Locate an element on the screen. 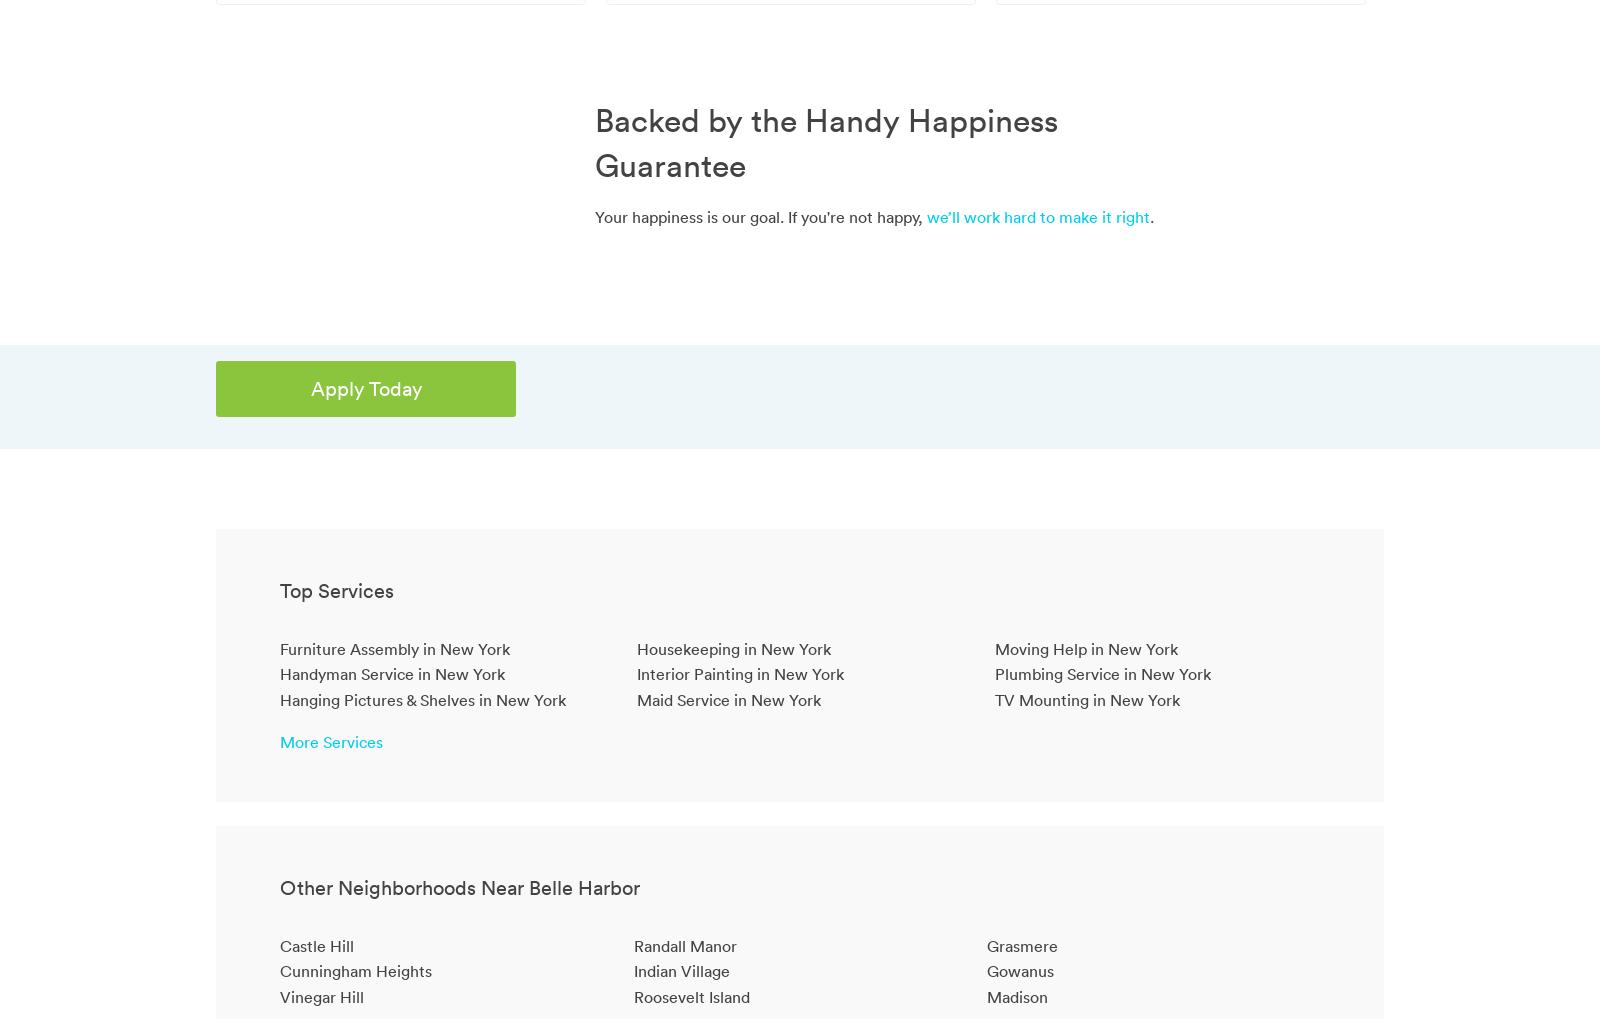  'Indian Village' is located at coordinates (680, 970).